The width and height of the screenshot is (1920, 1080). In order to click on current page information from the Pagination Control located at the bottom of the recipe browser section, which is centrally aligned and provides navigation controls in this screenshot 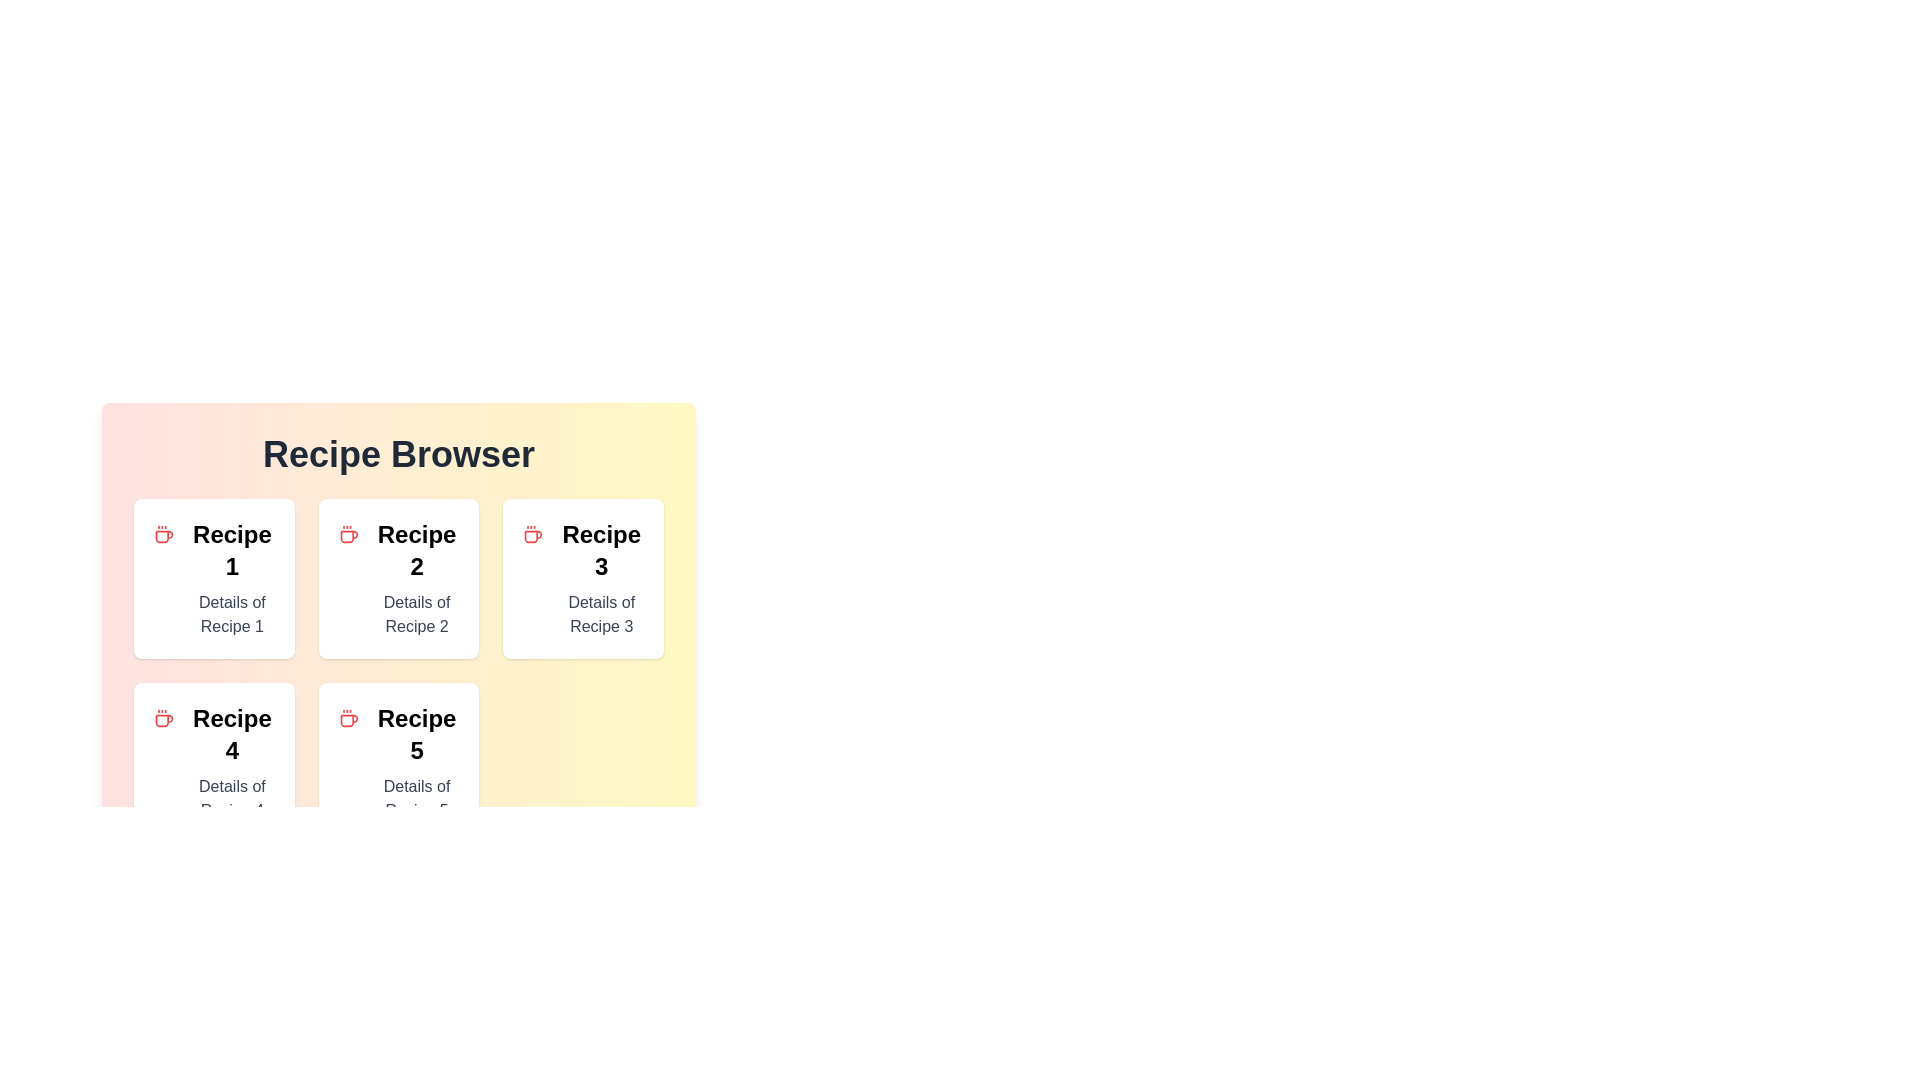, I will do `click(398, 892)`.